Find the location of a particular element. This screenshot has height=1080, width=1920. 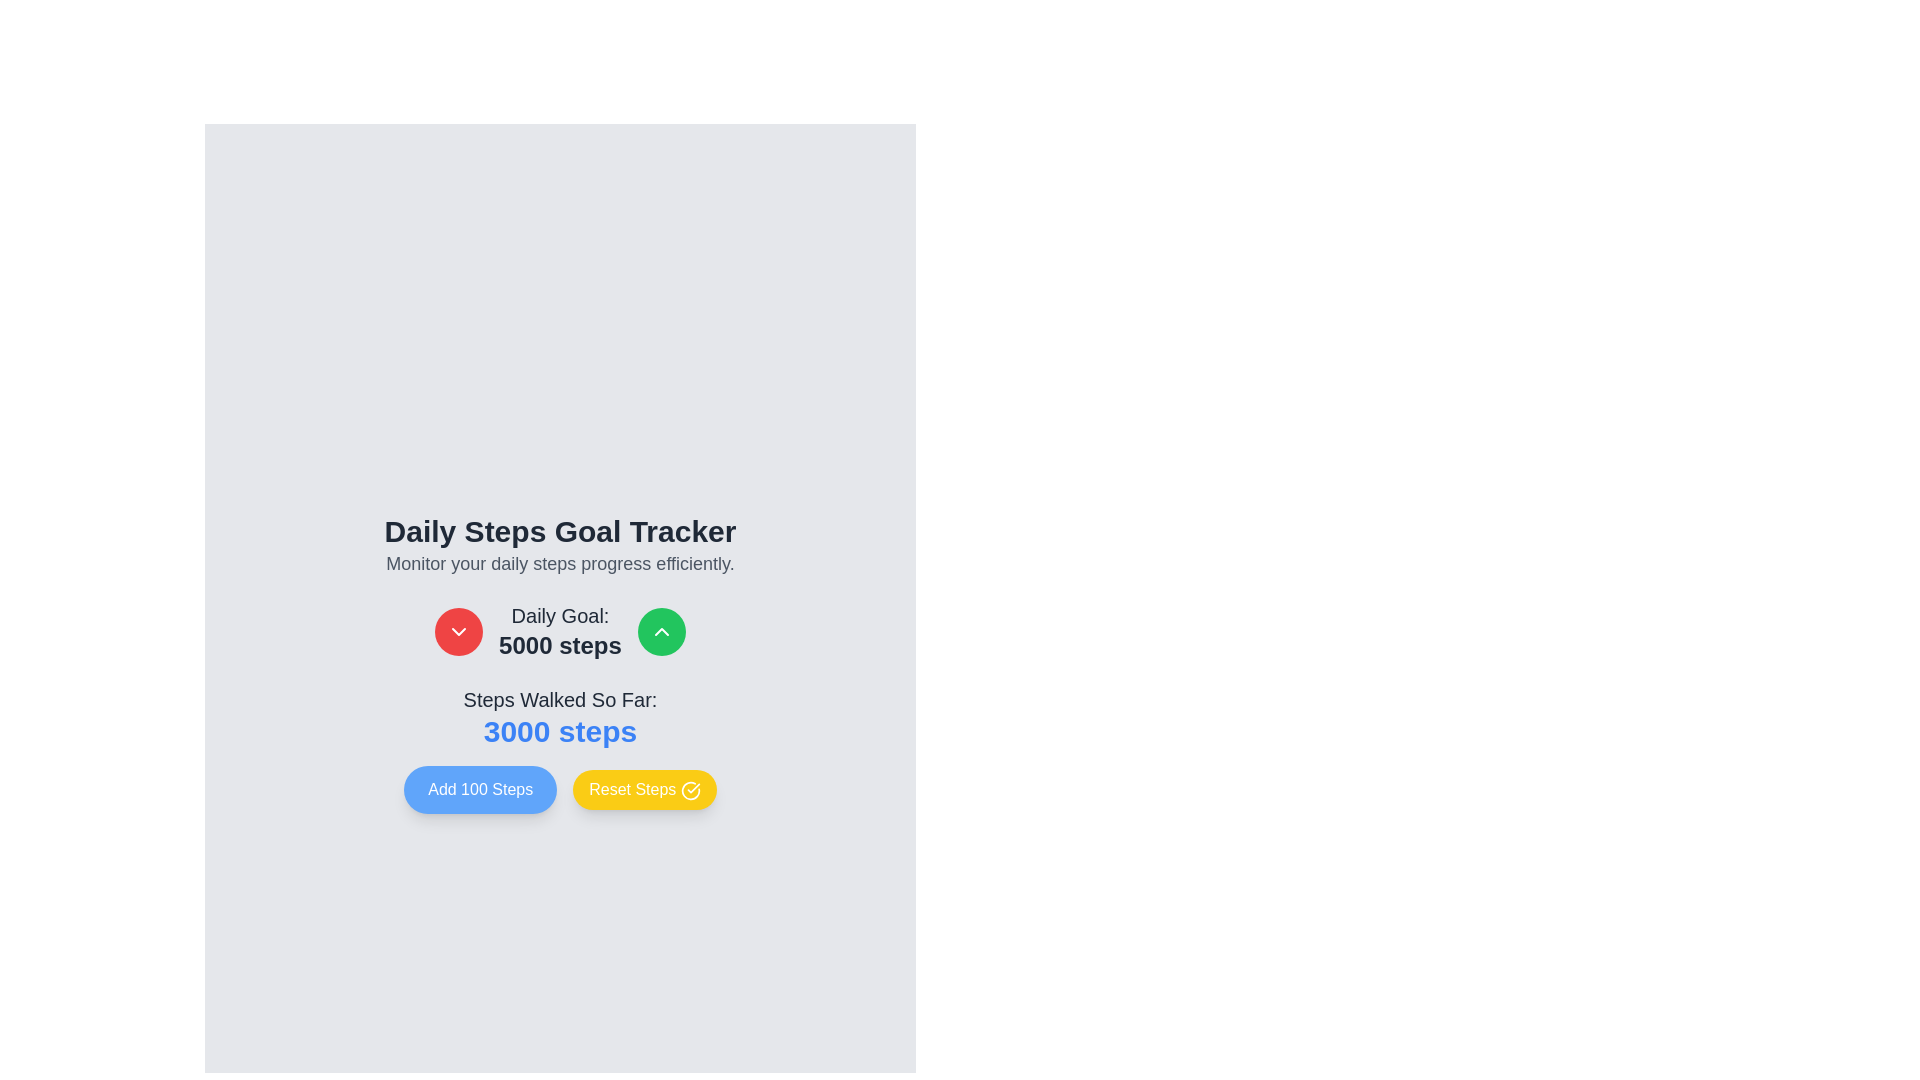

the circular icon graphic in the lower-right part of the interface, which is part of the 'Reset Steps' button is located at coordinates (690, 789).